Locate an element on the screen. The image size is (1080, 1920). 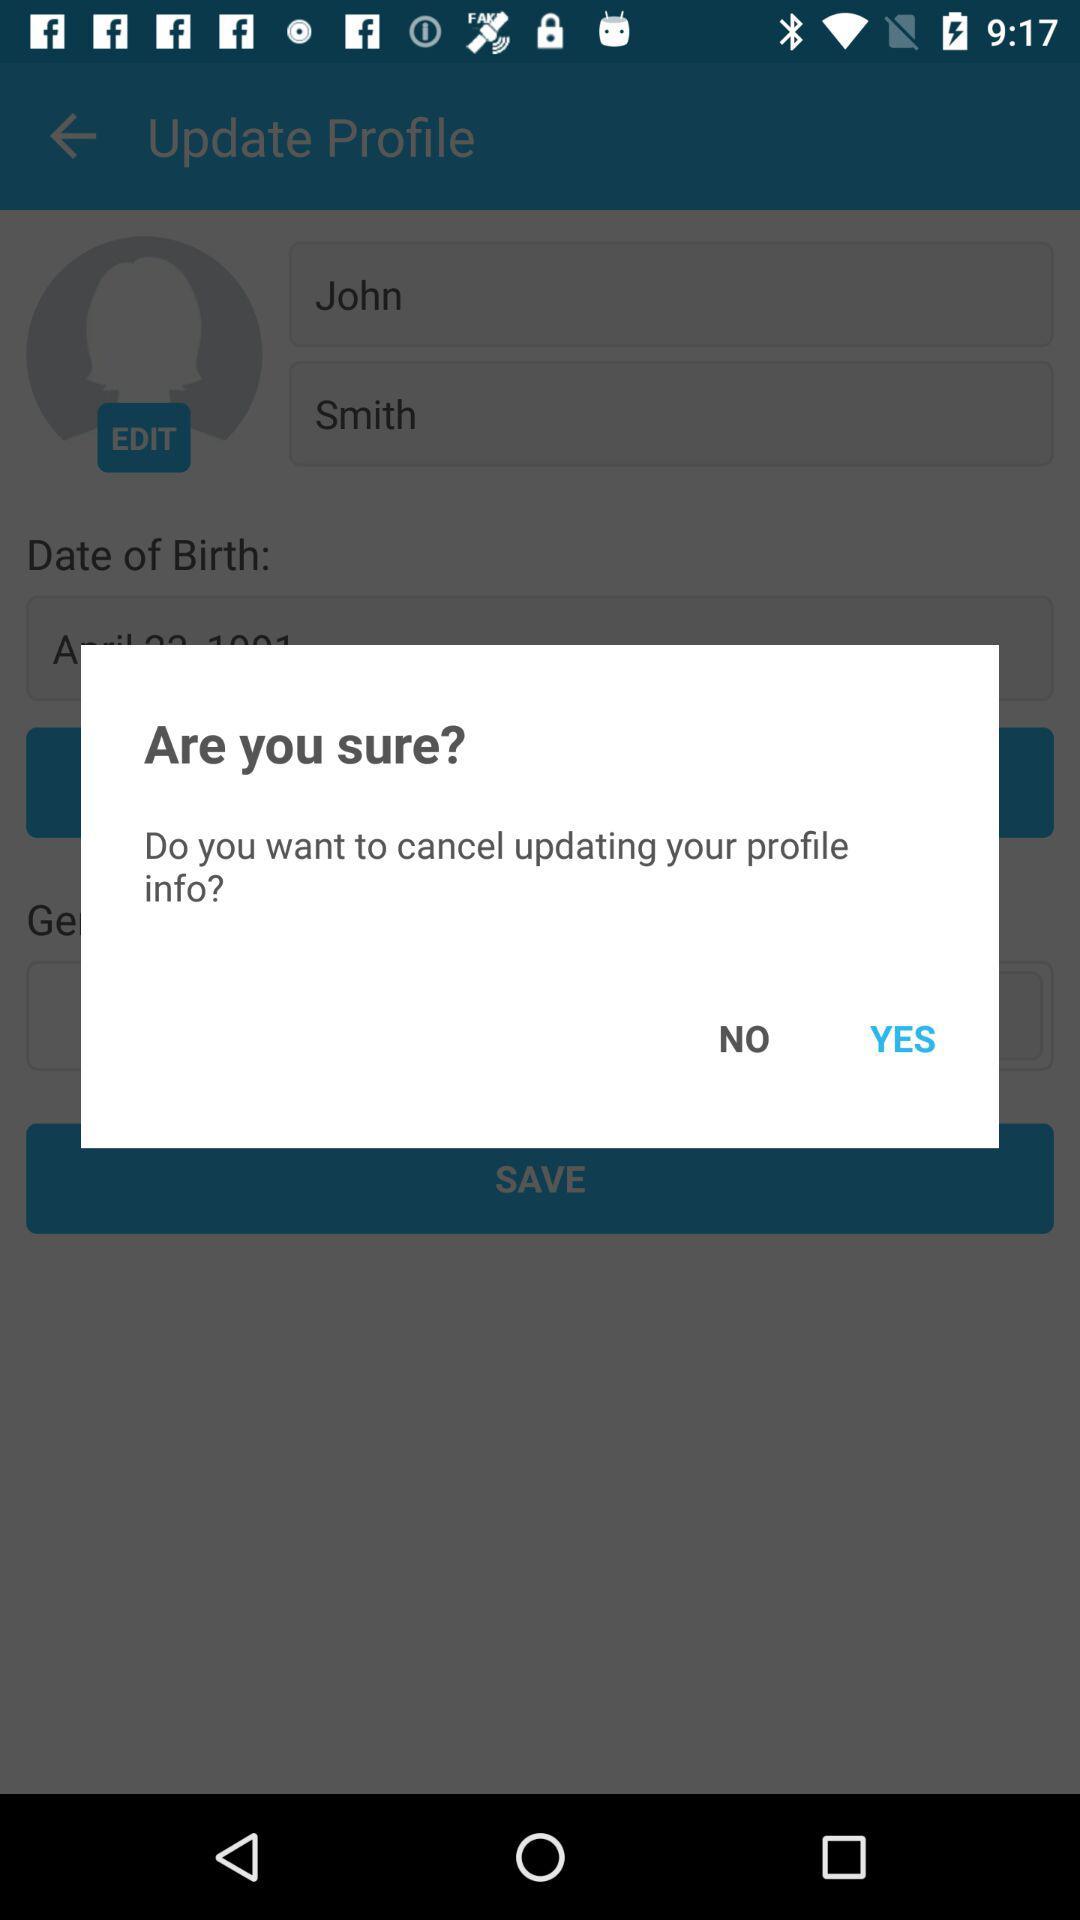
icon below the do you want item is located at coordinates (873, 1037).